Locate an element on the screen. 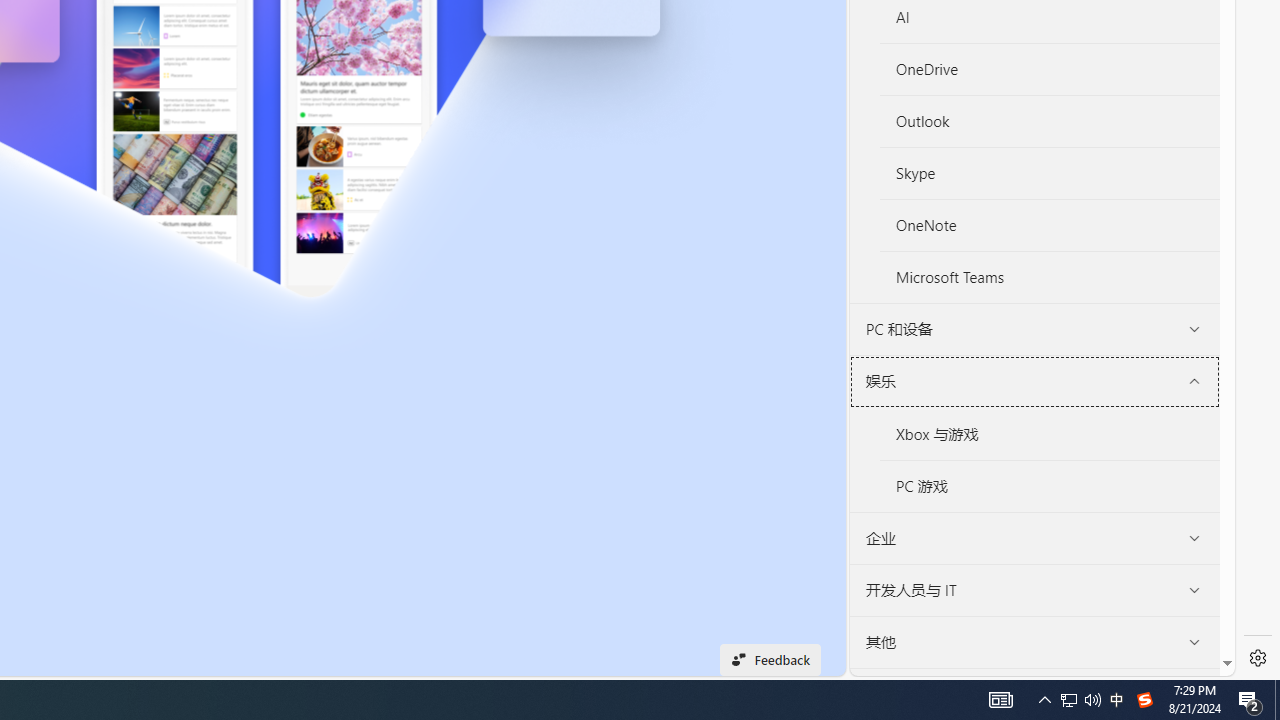 This screenshot has height=720, width=1280. 'OneNote' is located at coordinates (1048, 225).